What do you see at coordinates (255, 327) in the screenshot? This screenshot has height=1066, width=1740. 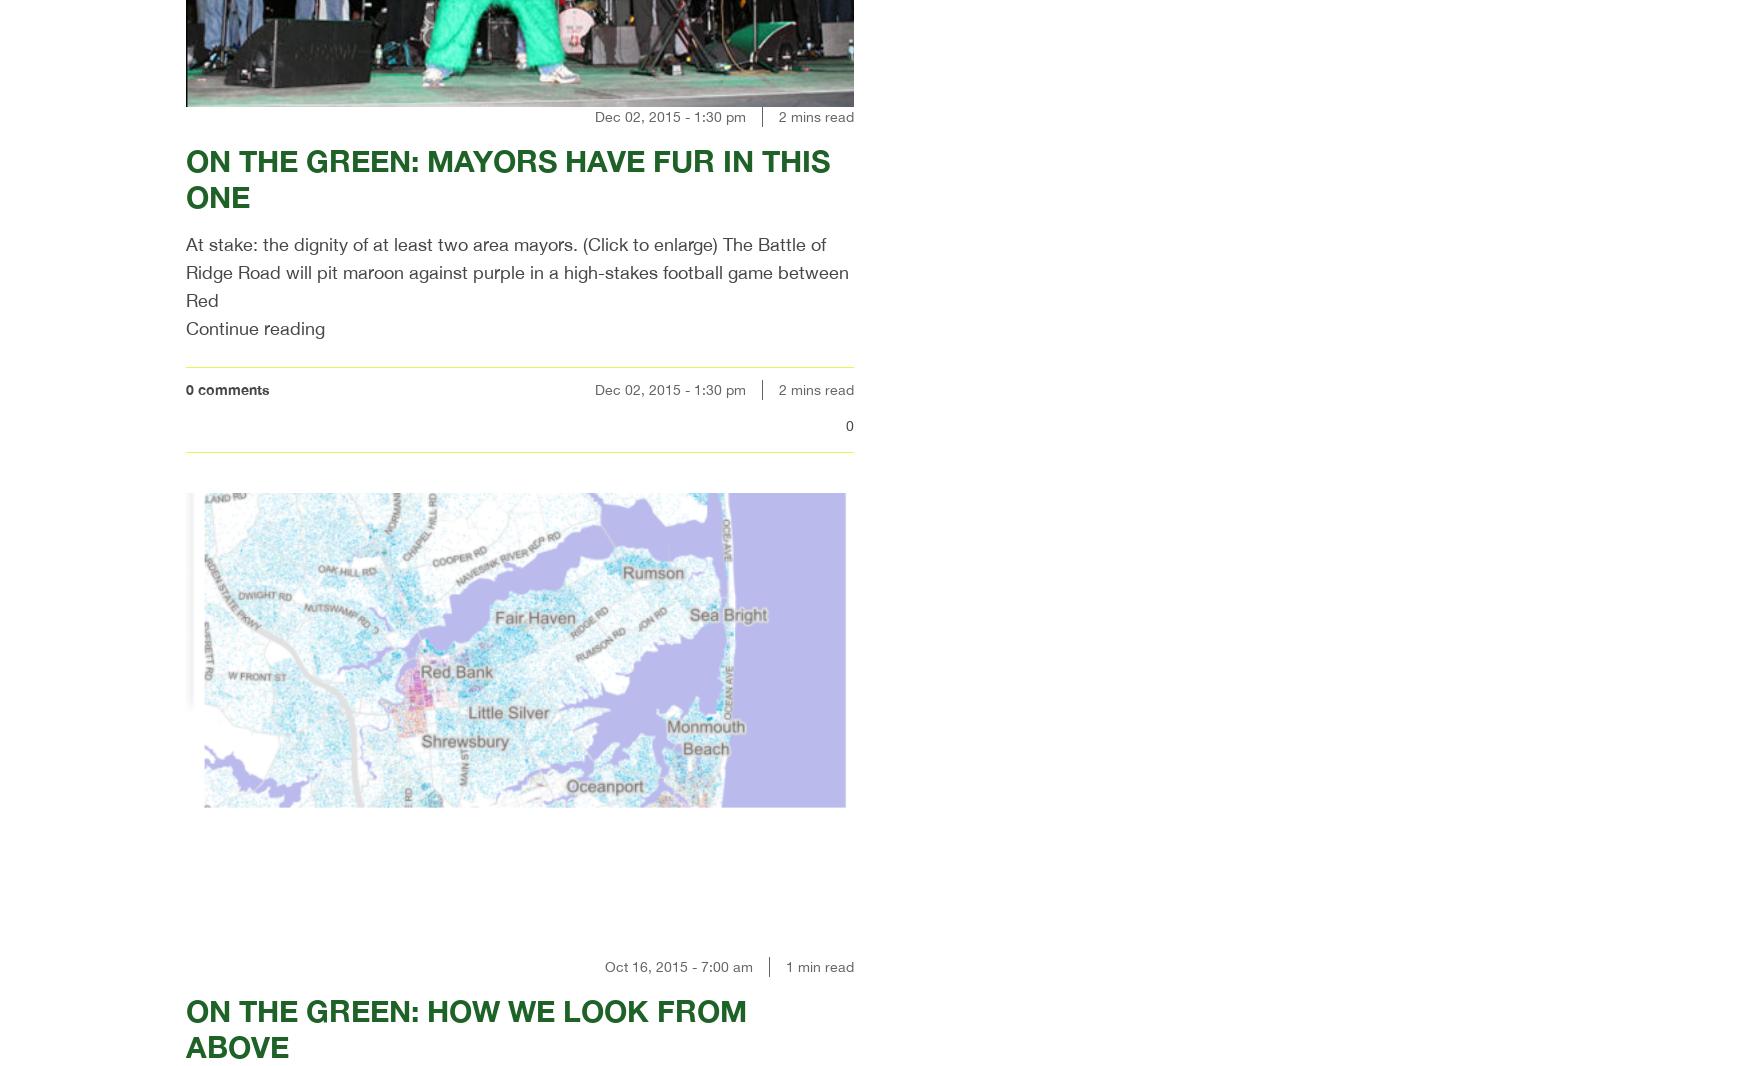 I see `'Continue reading'` at bounding box center [255, 327].